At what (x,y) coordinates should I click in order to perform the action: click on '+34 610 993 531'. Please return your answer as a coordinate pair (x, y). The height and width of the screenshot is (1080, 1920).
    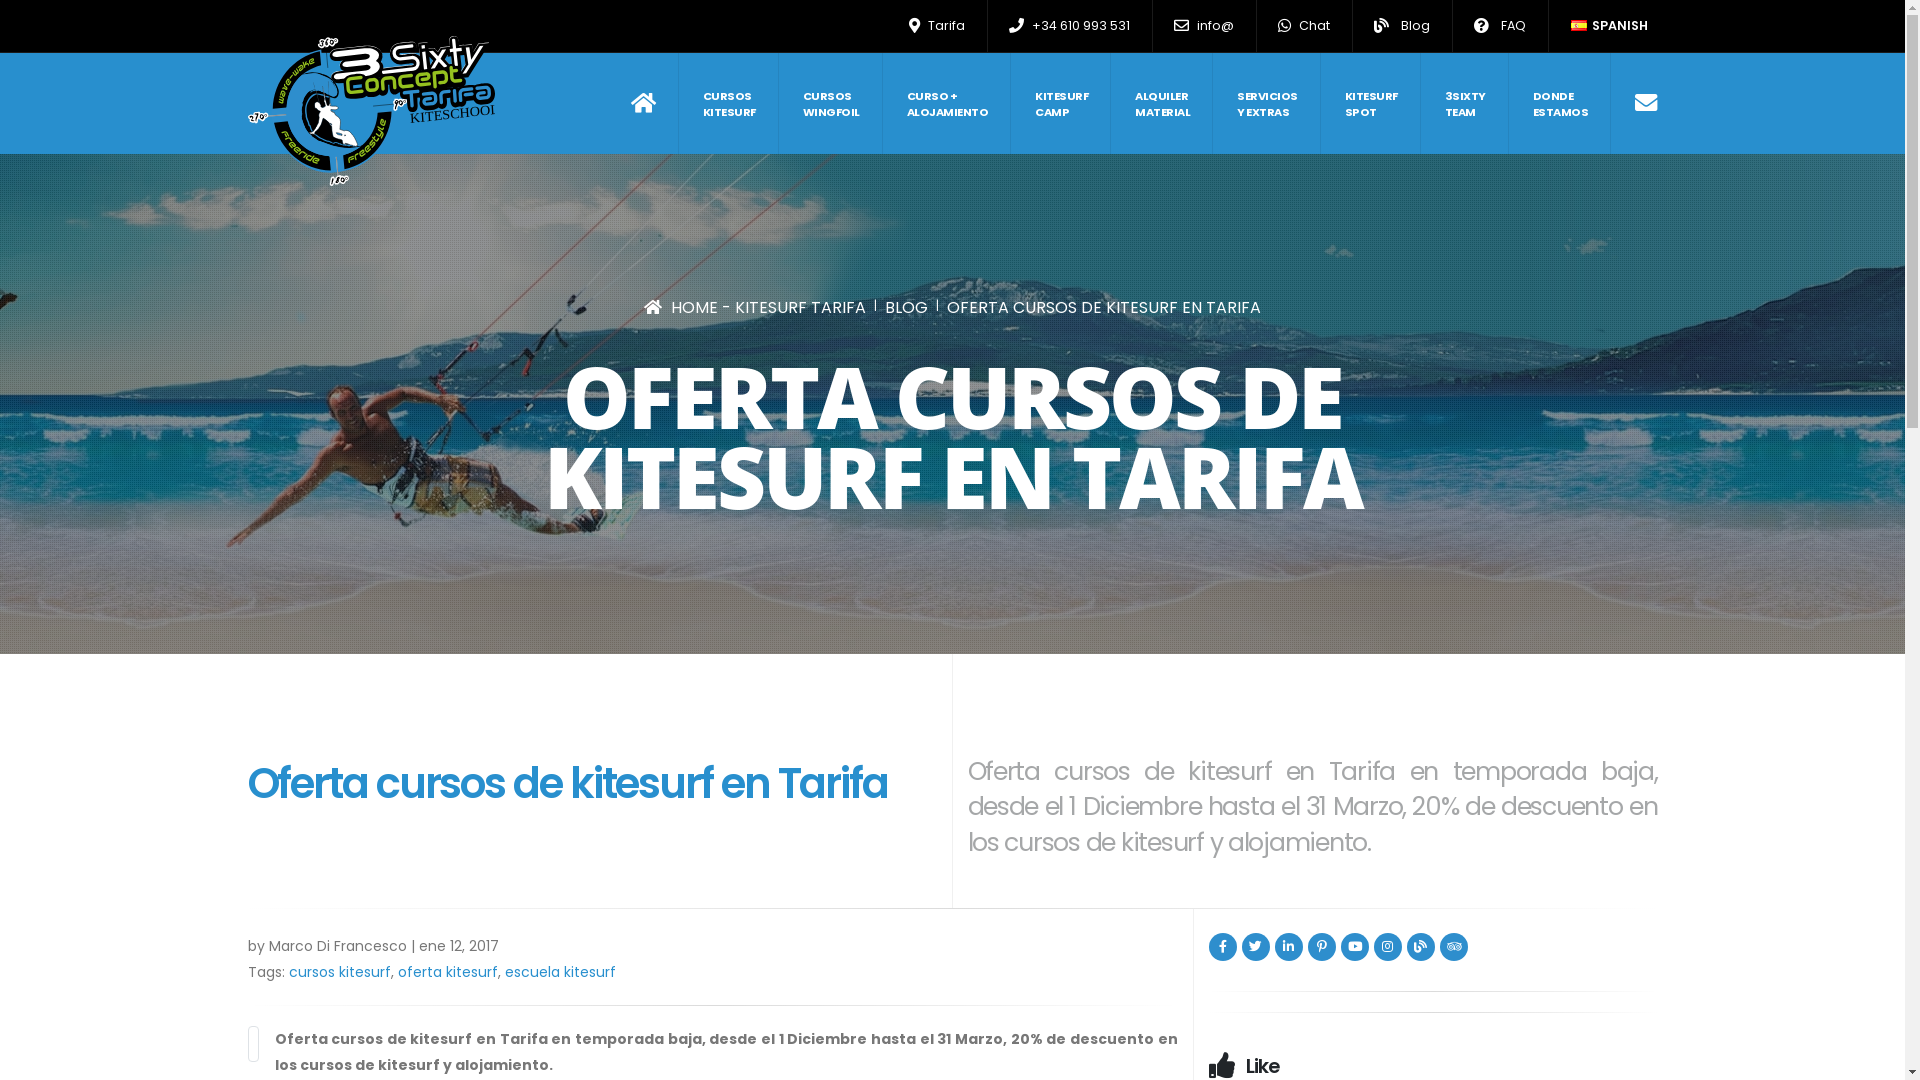
    Looking at the image, I should click on (1069, 26).